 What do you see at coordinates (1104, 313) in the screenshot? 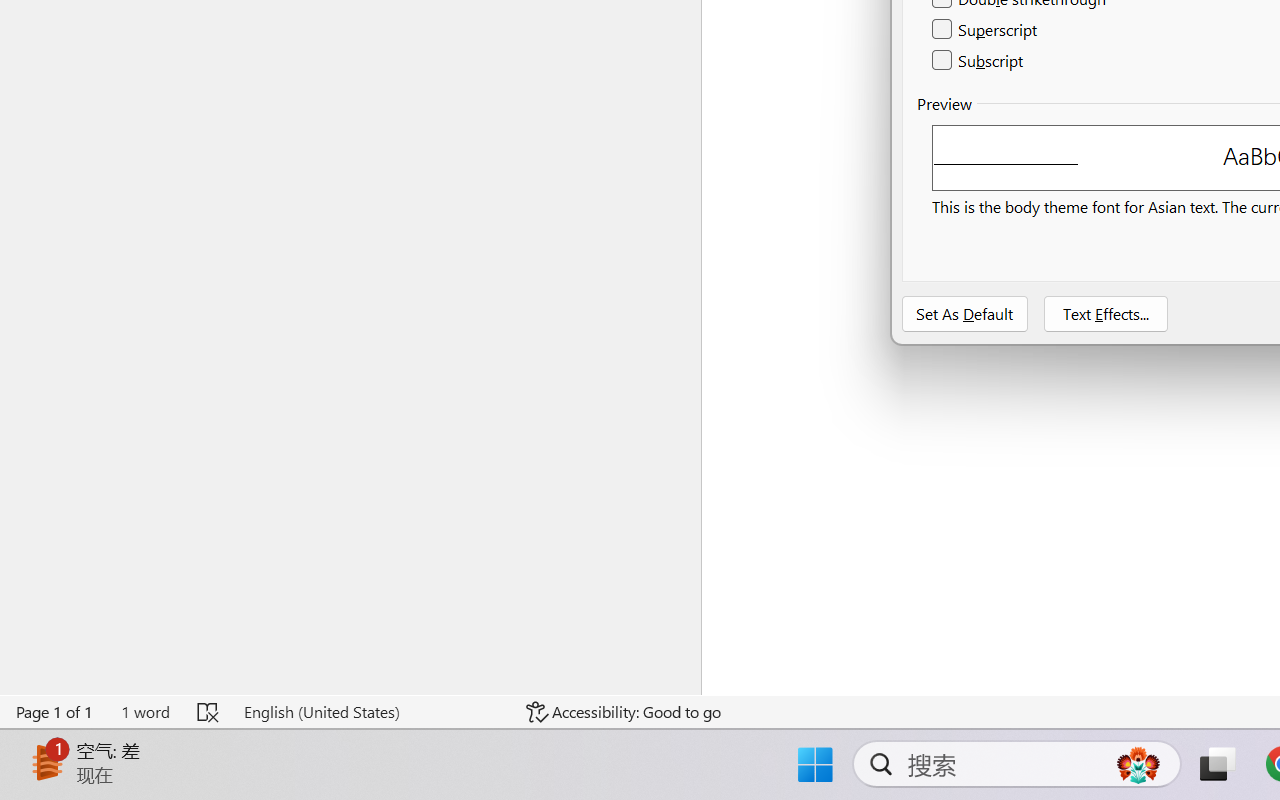
I see `'Text Effects...'` at bounding box center [1104, 313].